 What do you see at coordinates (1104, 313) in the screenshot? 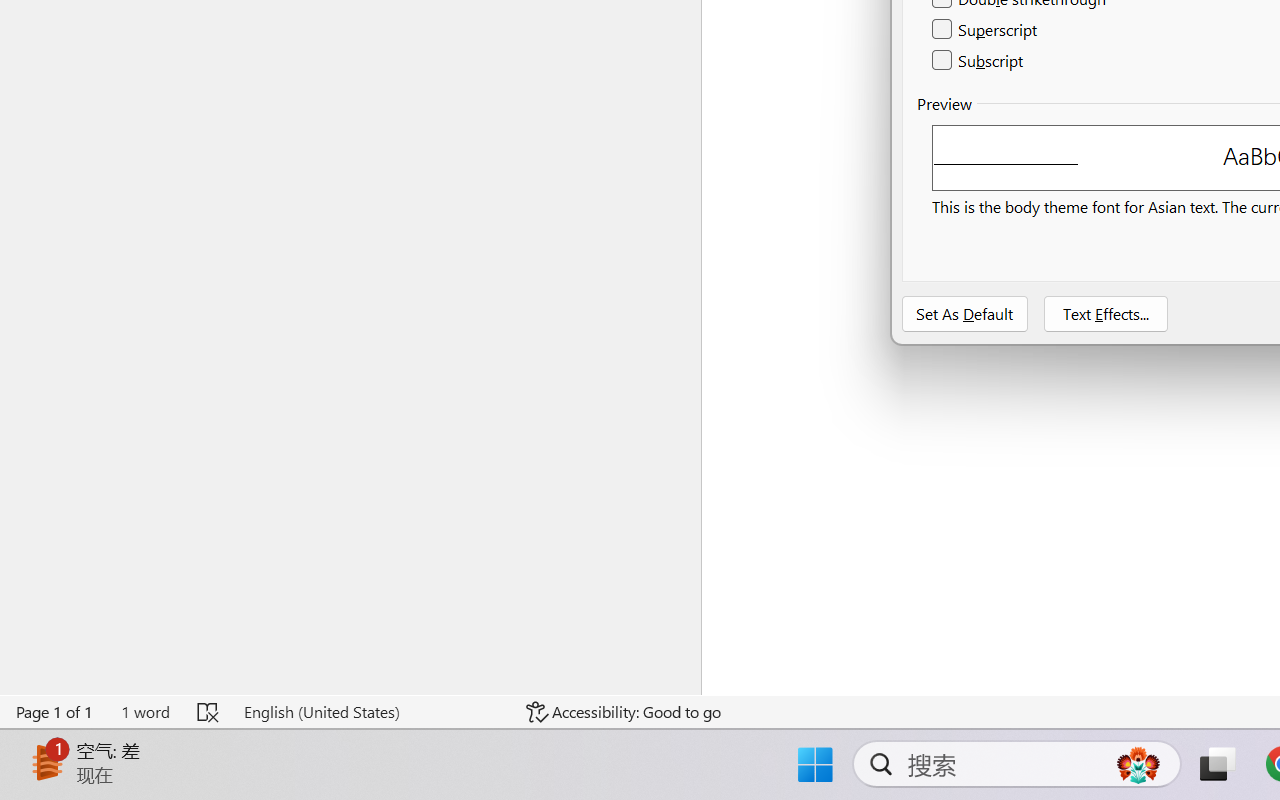
I see `'Text Effects...'` at bounding box center [1104, 313].